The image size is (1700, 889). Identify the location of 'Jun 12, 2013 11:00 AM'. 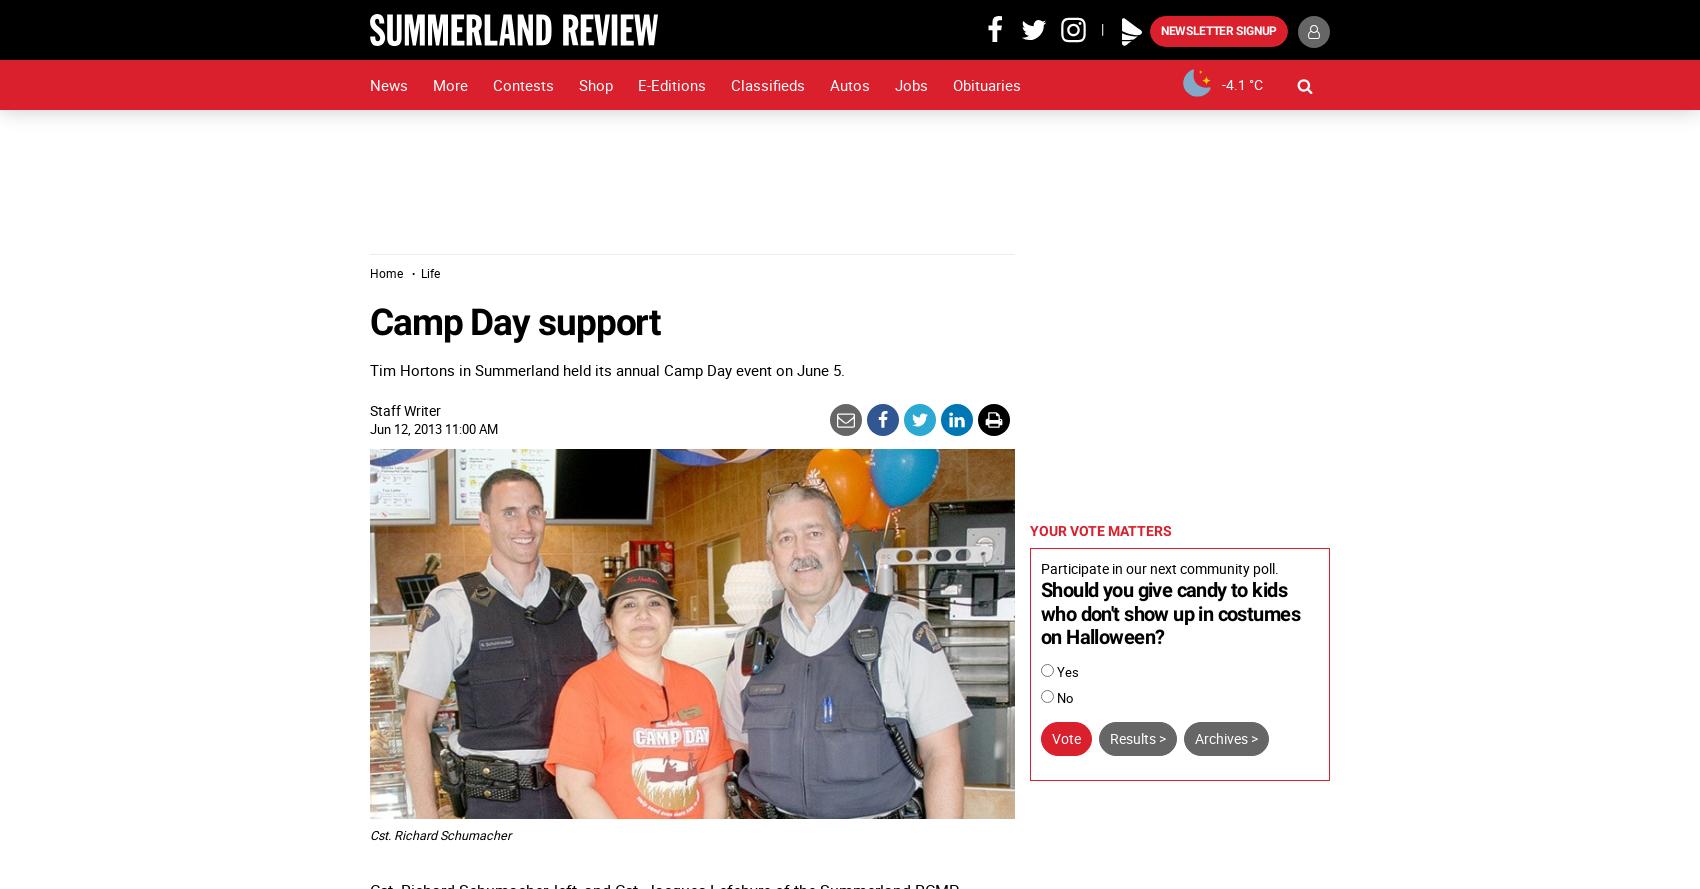
(434, 428).